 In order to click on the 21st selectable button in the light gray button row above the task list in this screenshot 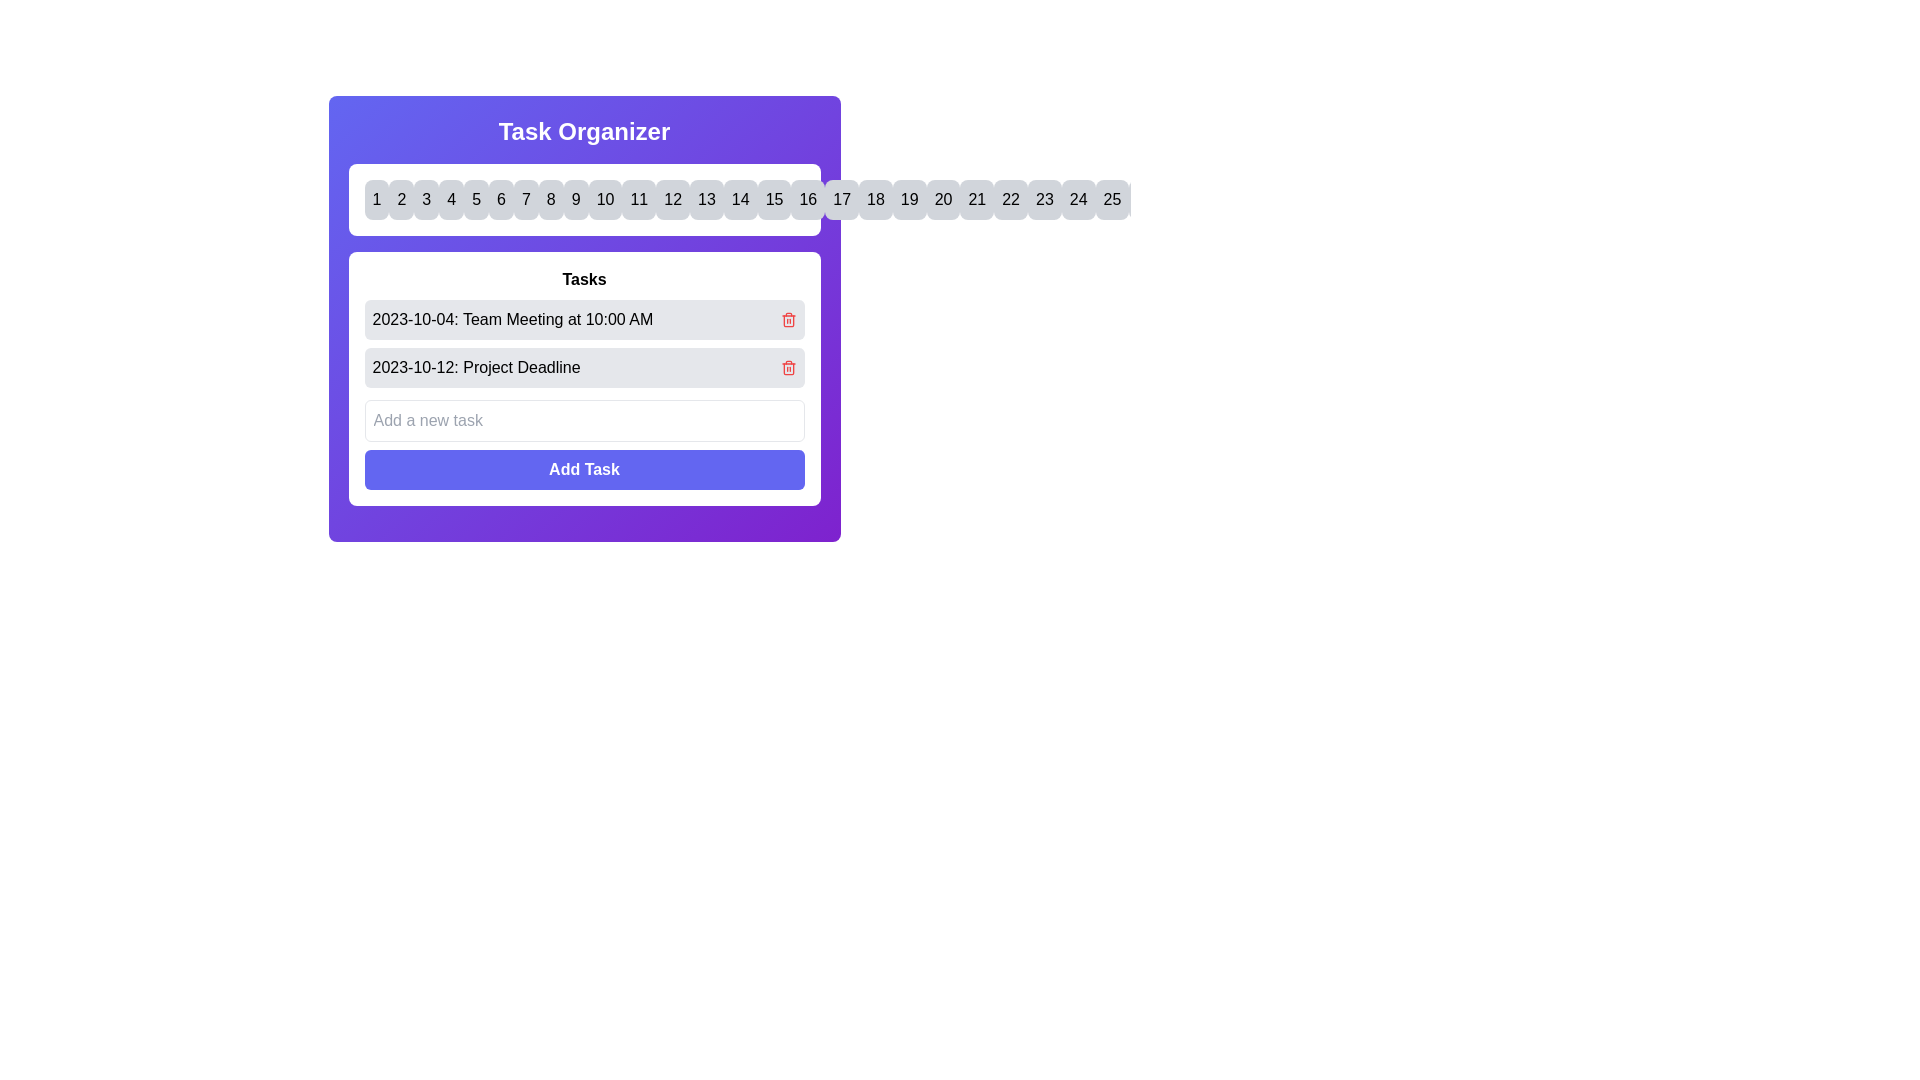, I will do `click(977, 200)`.